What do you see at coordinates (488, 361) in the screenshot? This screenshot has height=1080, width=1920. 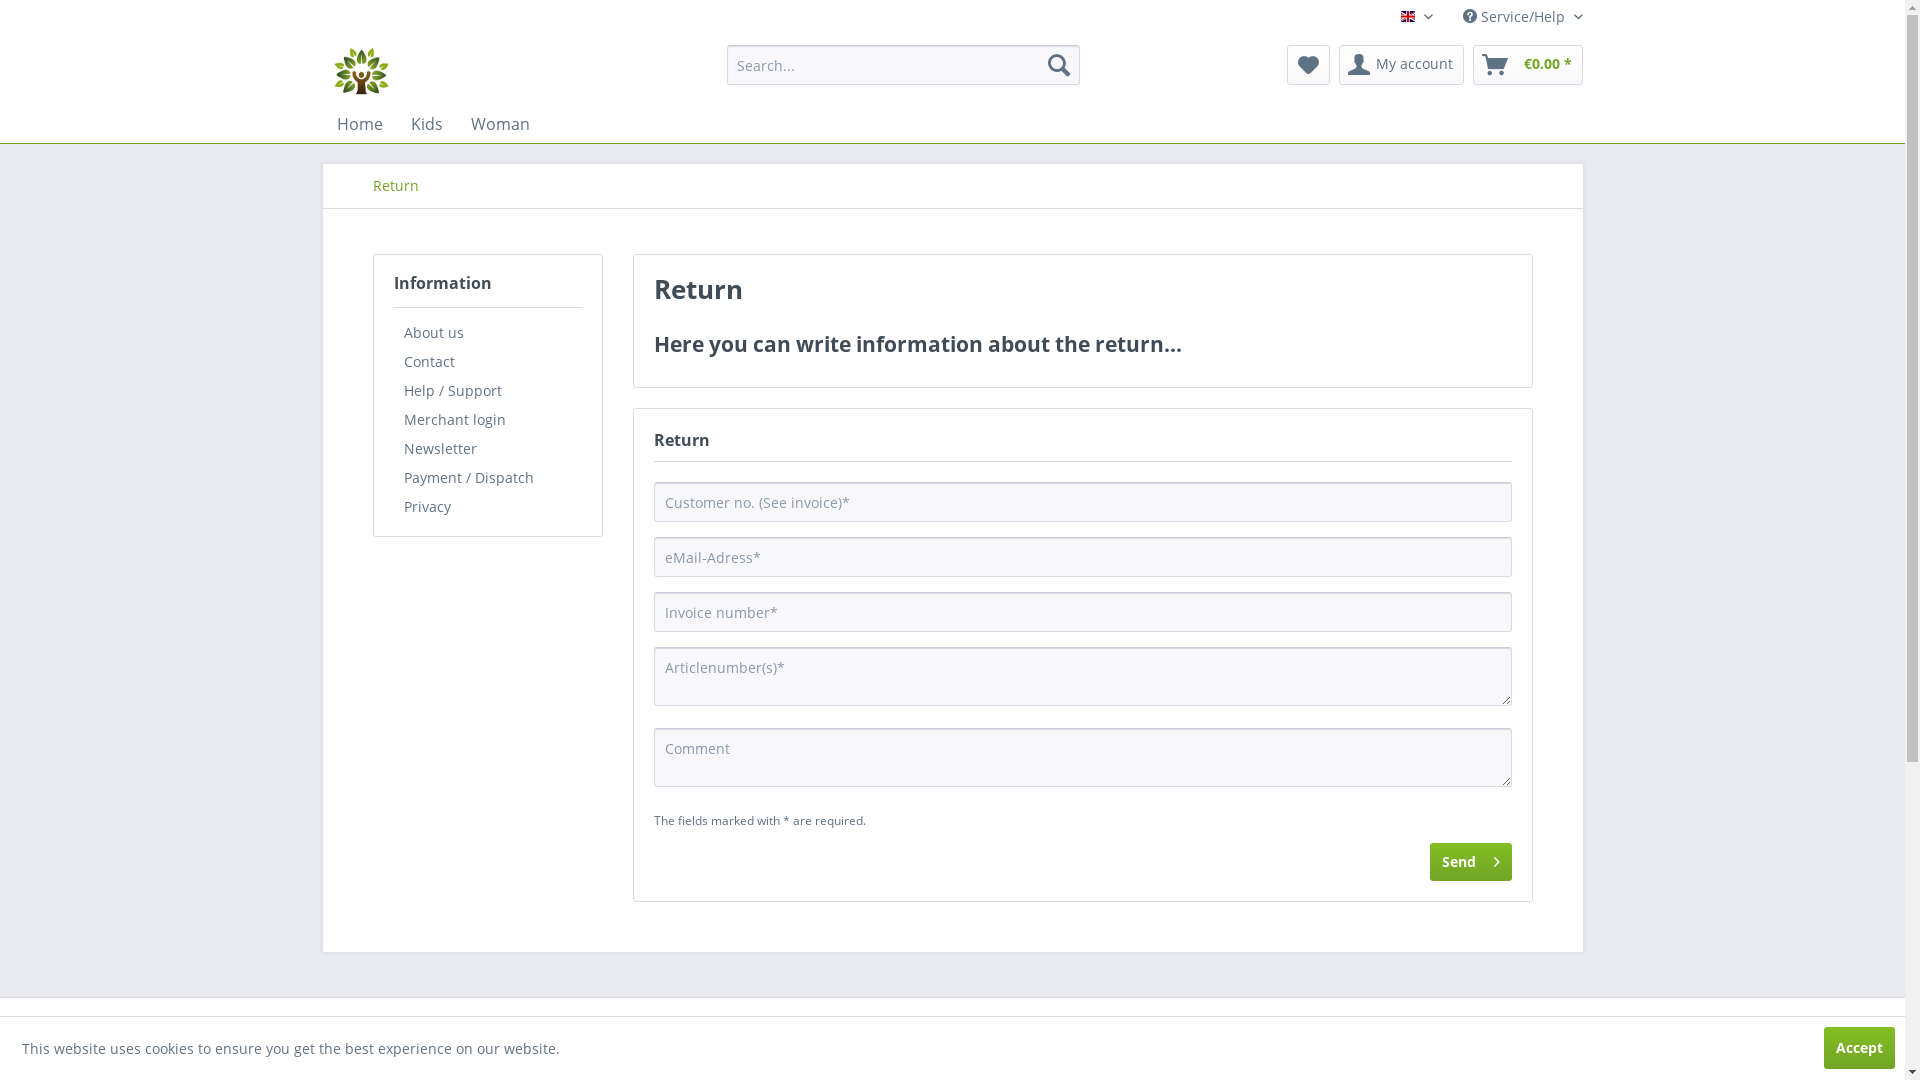 I see `'Contact'` at bounding box center [488, 361].